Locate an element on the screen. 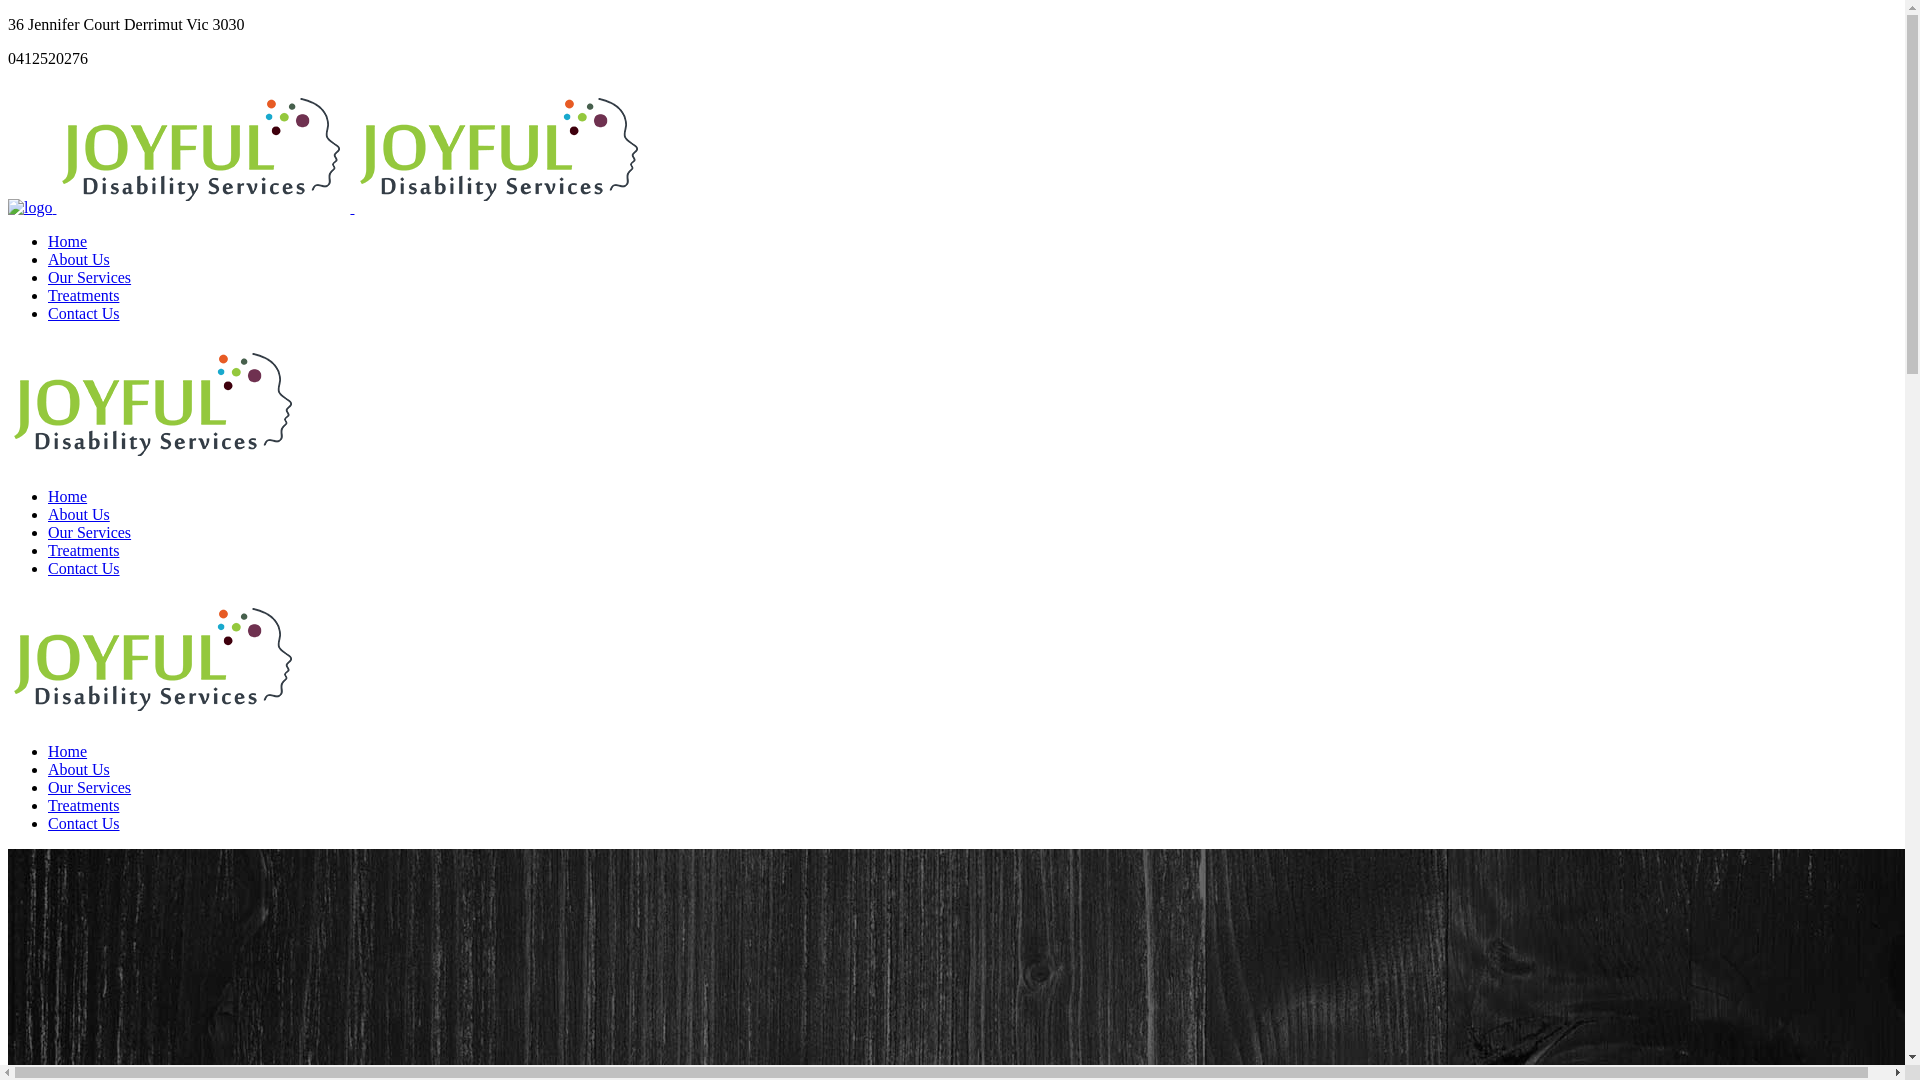 The width and height of the screenshot is (1920, 1080). 'Contact Us' is located at coordinates (82, 823).